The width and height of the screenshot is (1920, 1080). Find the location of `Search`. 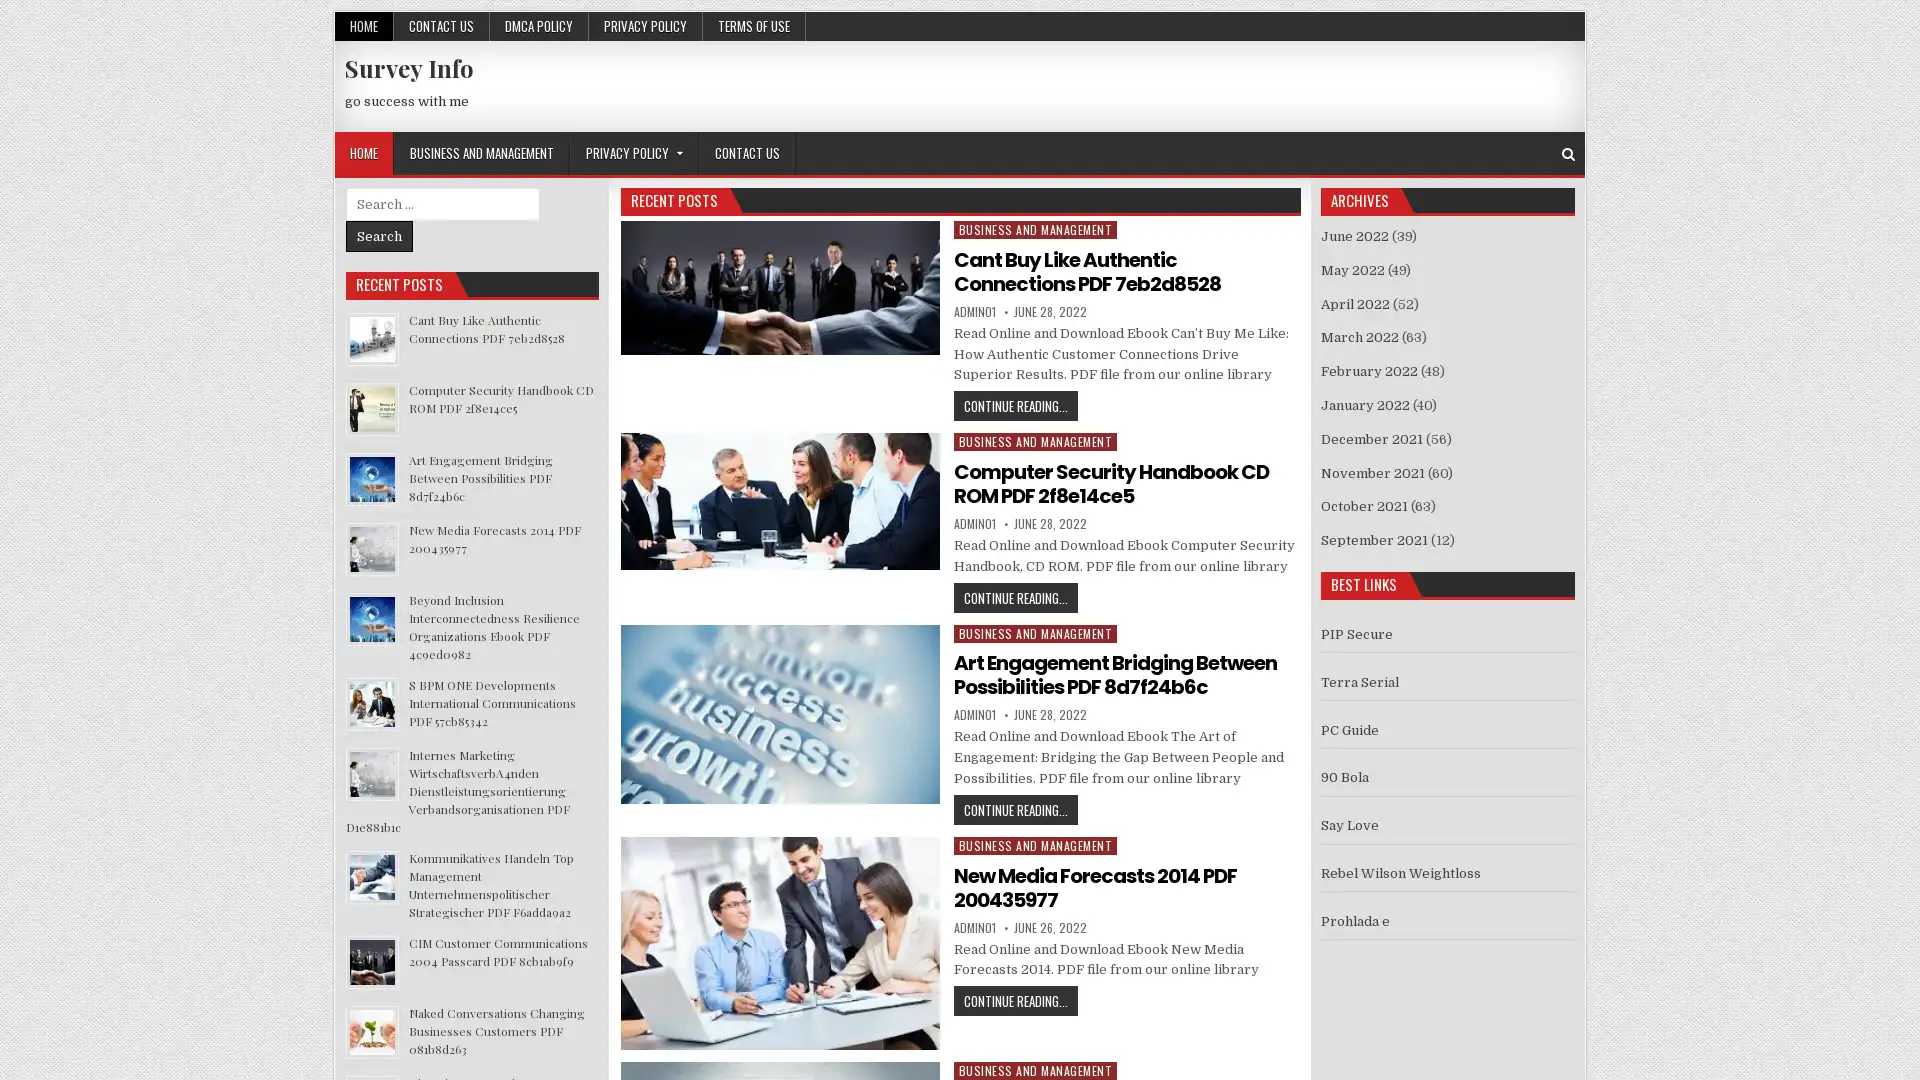

Search is located at coordinates (378, 235).